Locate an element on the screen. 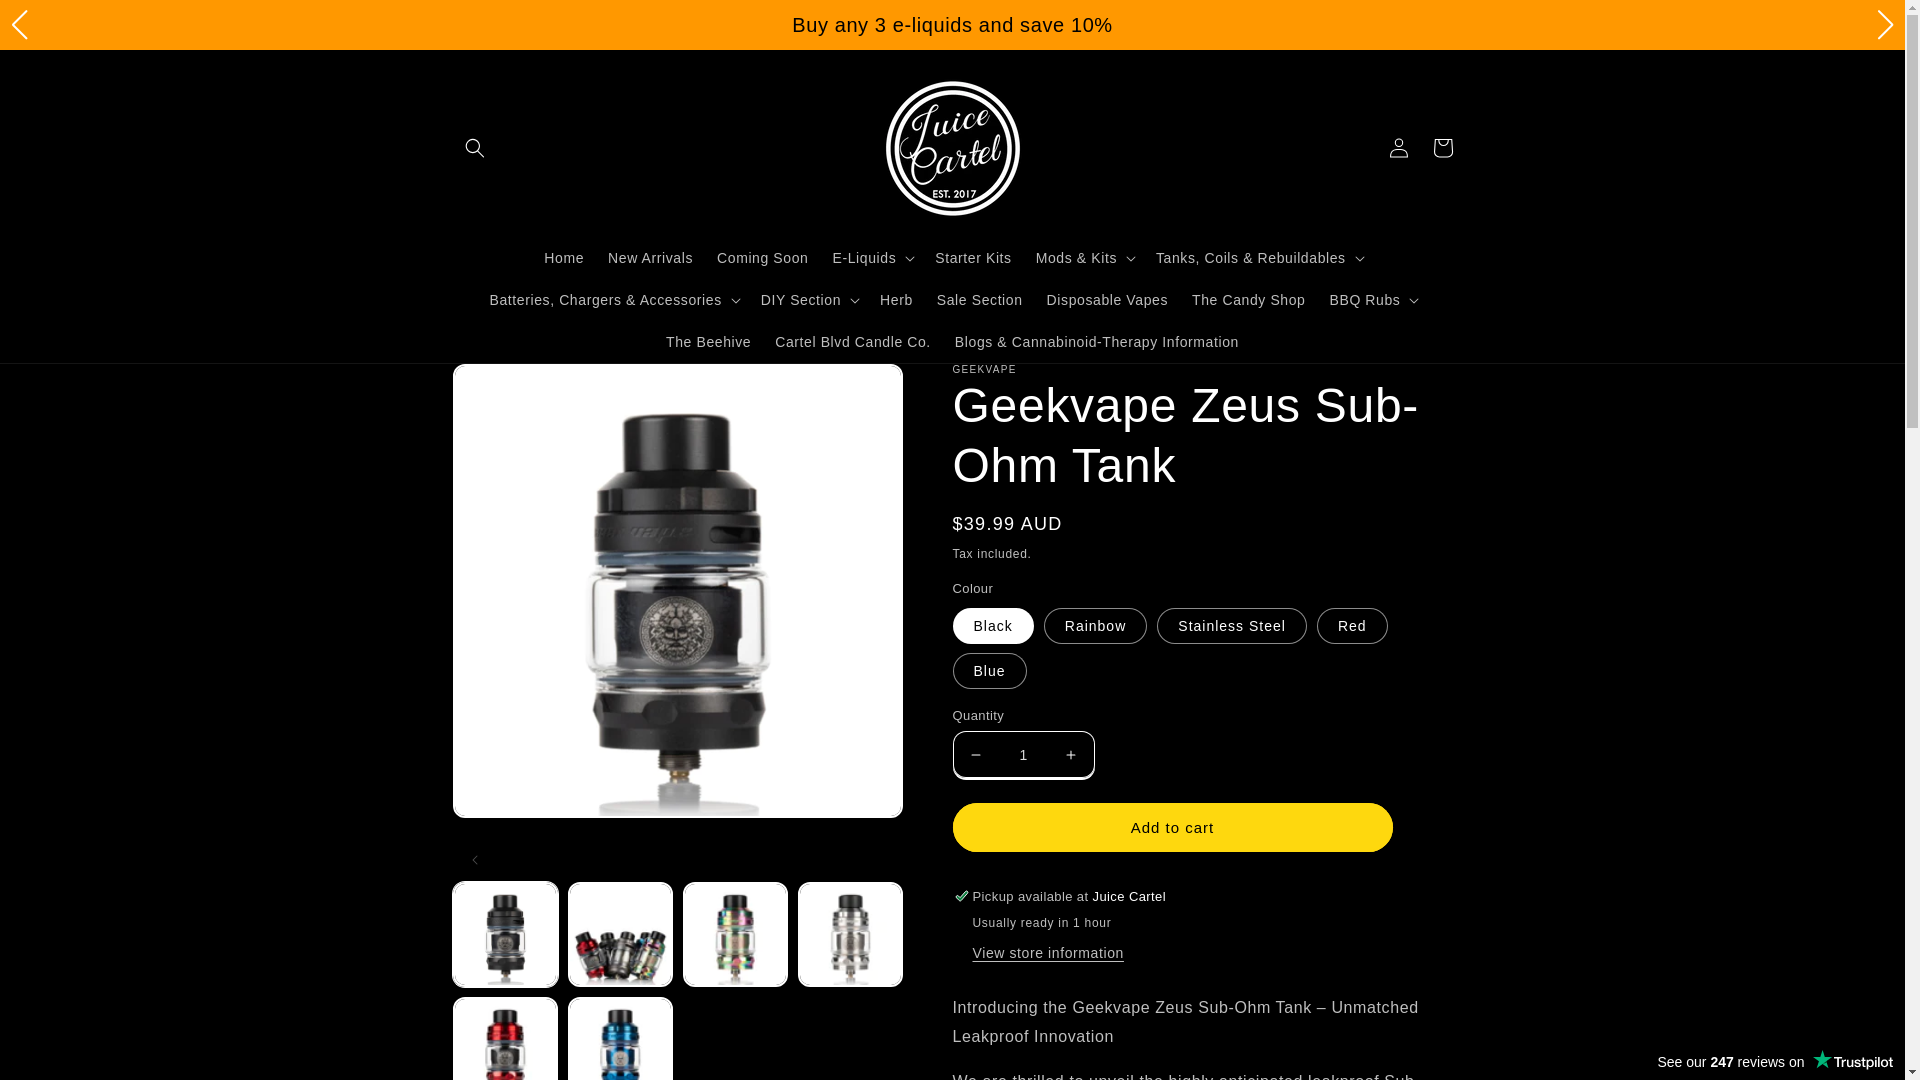 Image resolution: width=1920 pixels, height=1080 pixels. 'The Beehive' is located at coordinates (708, 341).